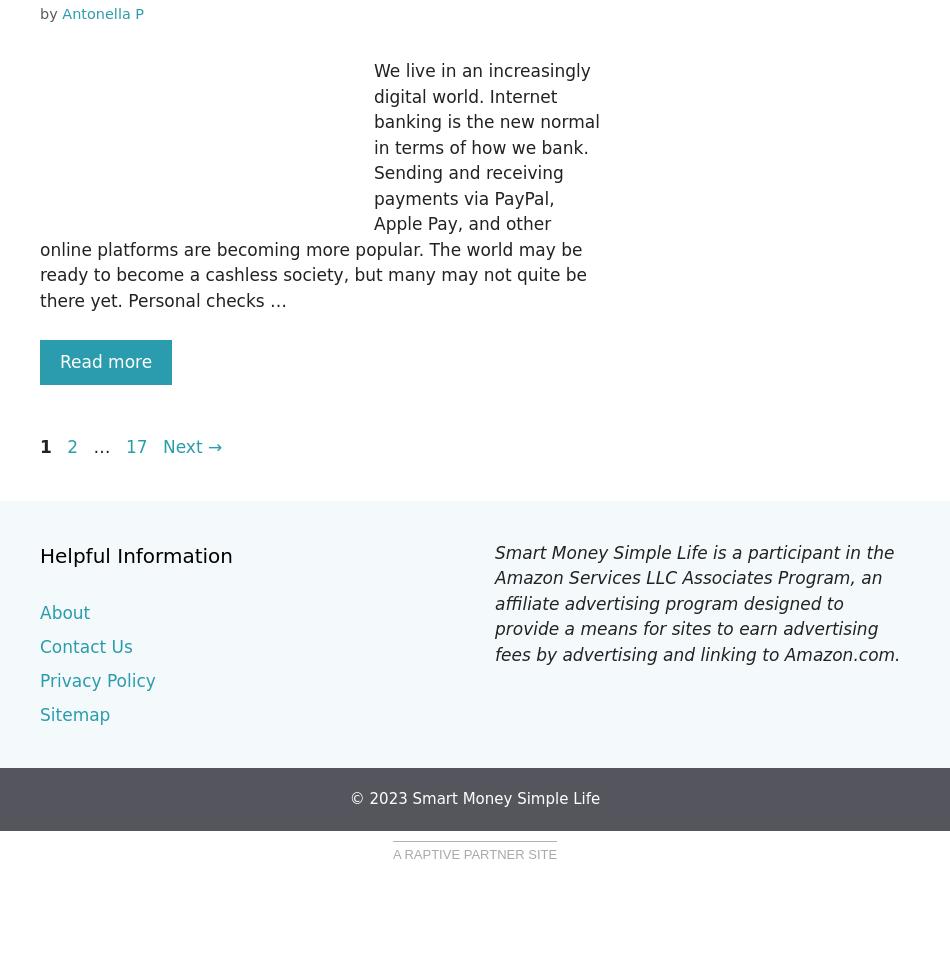 This screenshot has width=950, height=966. Describe the element at coordinates (318, 185) in the screenshot. I see `'We live in an increasingly digital world. Internet banking is the new normal in terms of how we bank. Sending and receiving payments via PayPal, Apple Pay, and other online platforms are becoming more popular. The world may be ready to become a cashless society, but many may not quite be there yet. Personal checks …'` at that location.